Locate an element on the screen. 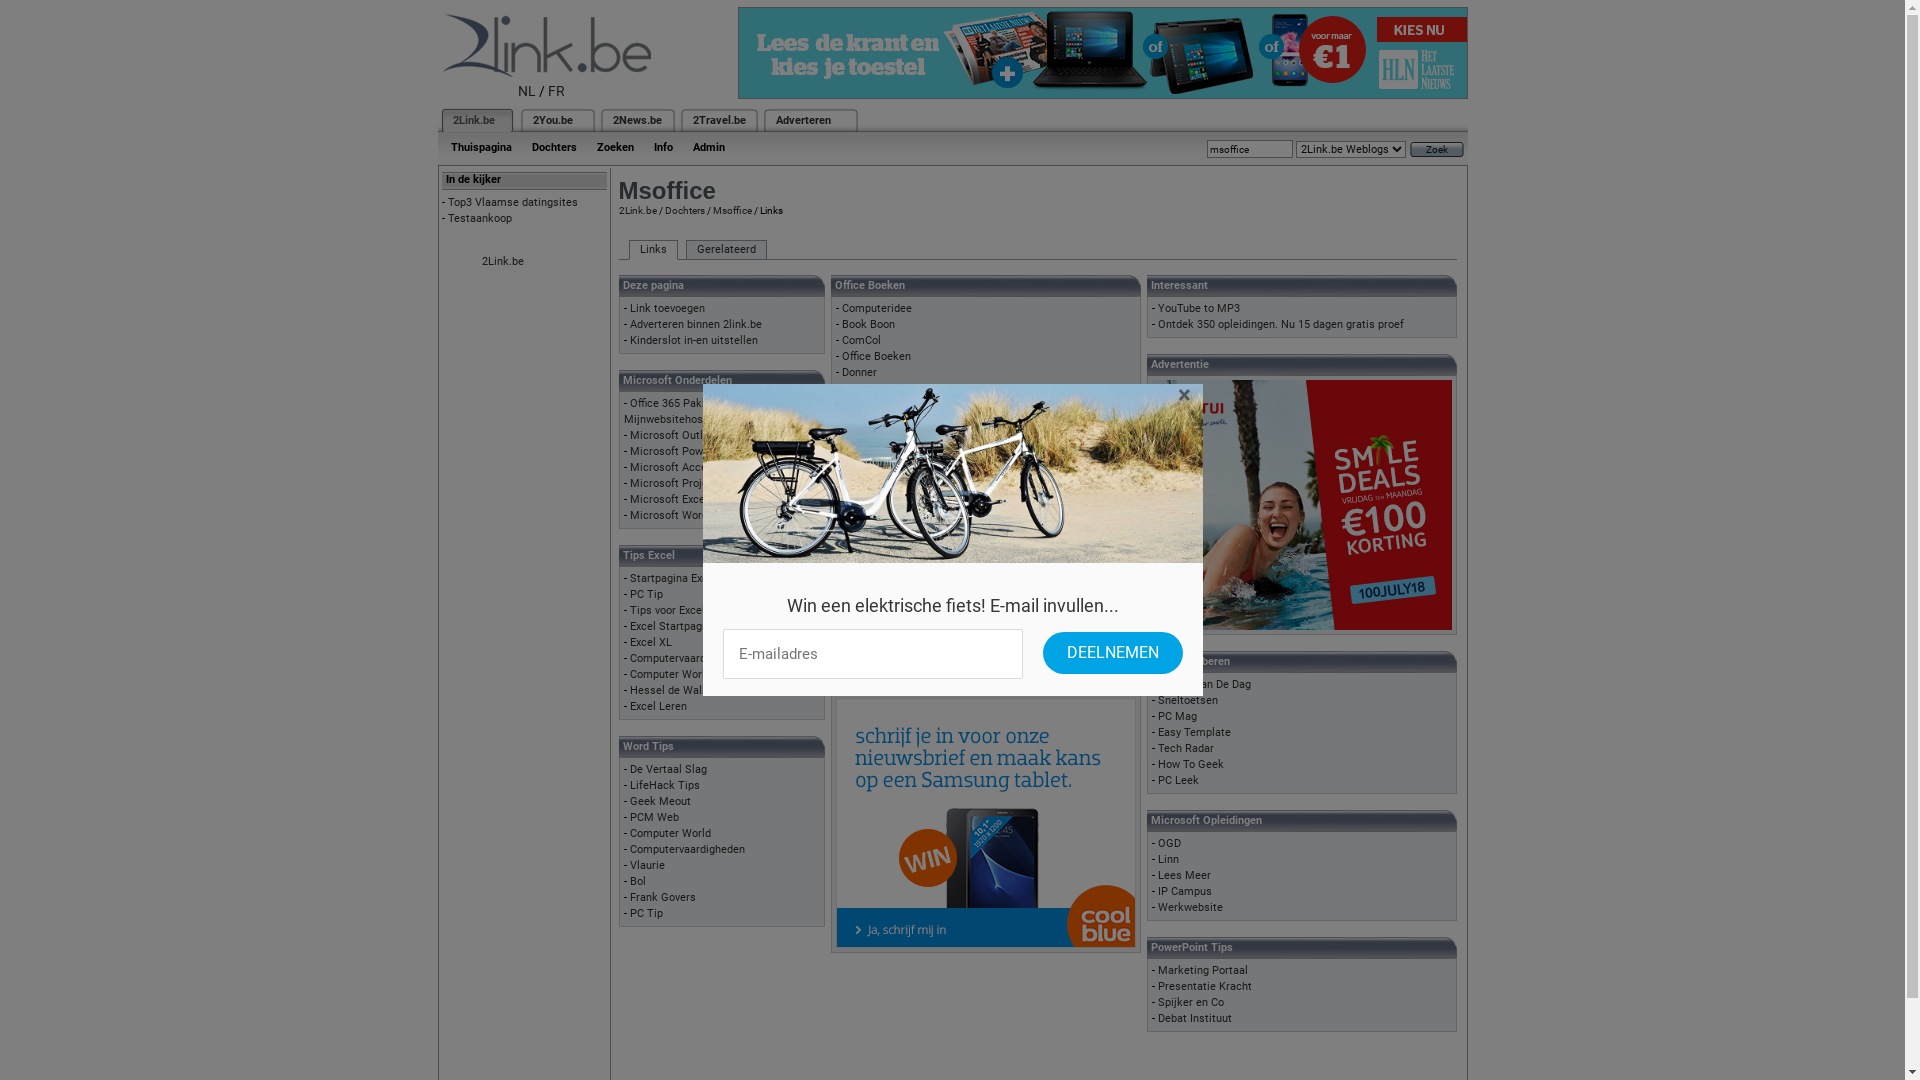 The height and width of the screenshot is (1080, 1920). 'Bol' is located at coordinates (637, 880).